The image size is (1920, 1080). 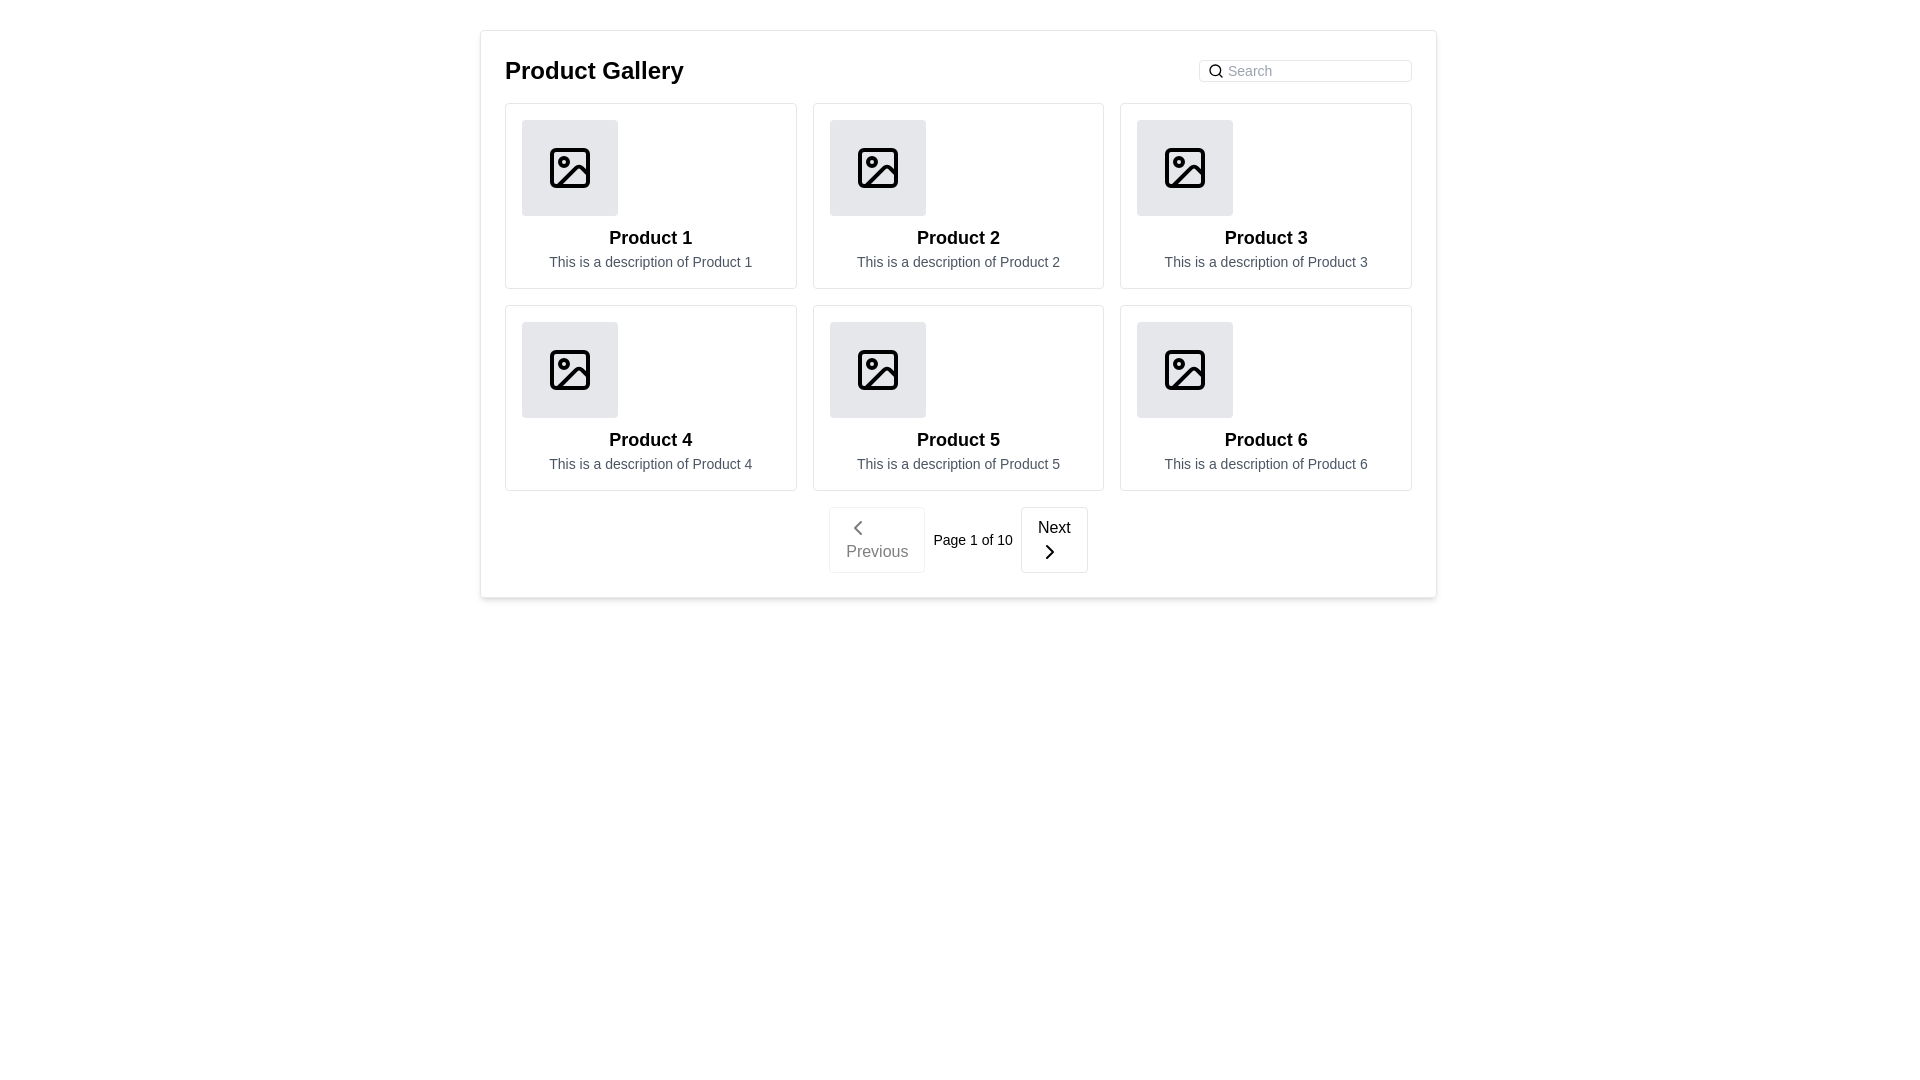 I want to click on the bold text label 'Product 1' located within the first card of the grid layout, situated between an image placeholder above and a description text below, so click(x=650, y=237).